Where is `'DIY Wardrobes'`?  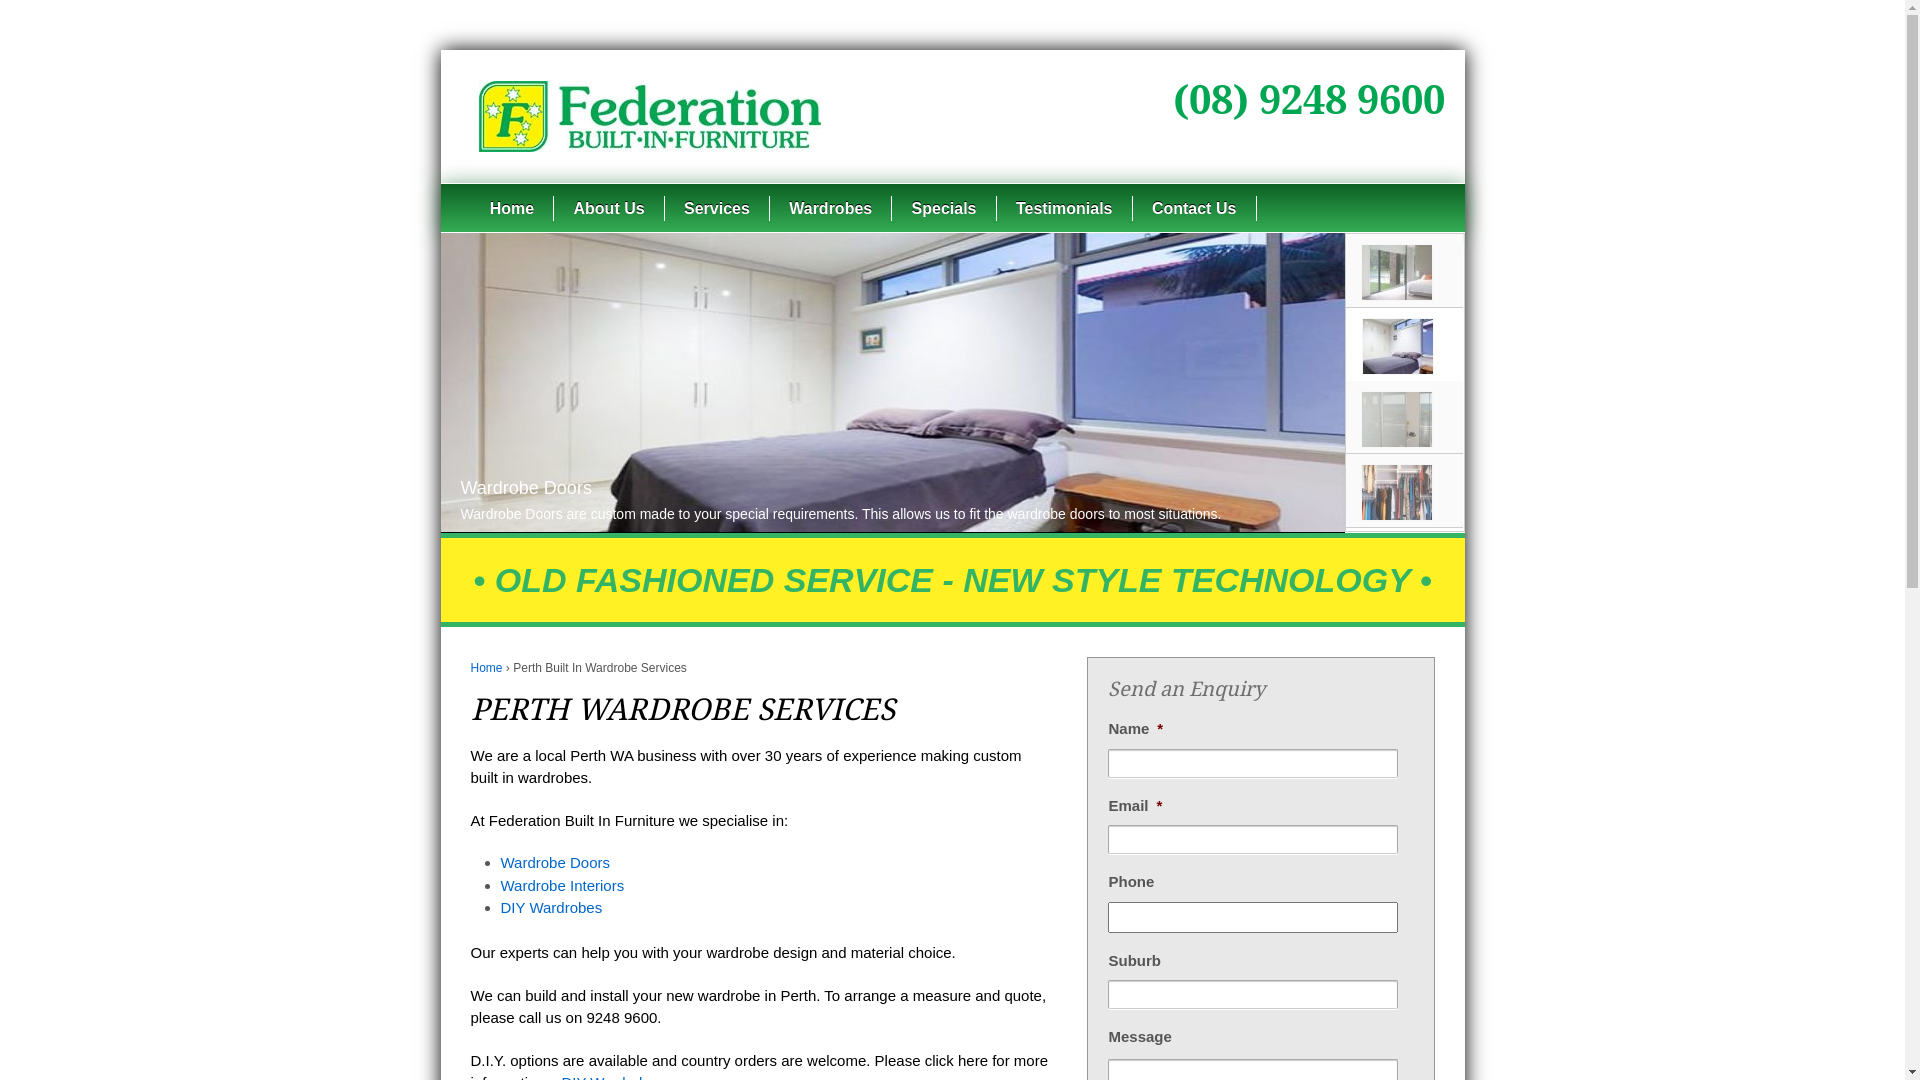 'DIY Wardrobes' is located at coordinates (551, 907).